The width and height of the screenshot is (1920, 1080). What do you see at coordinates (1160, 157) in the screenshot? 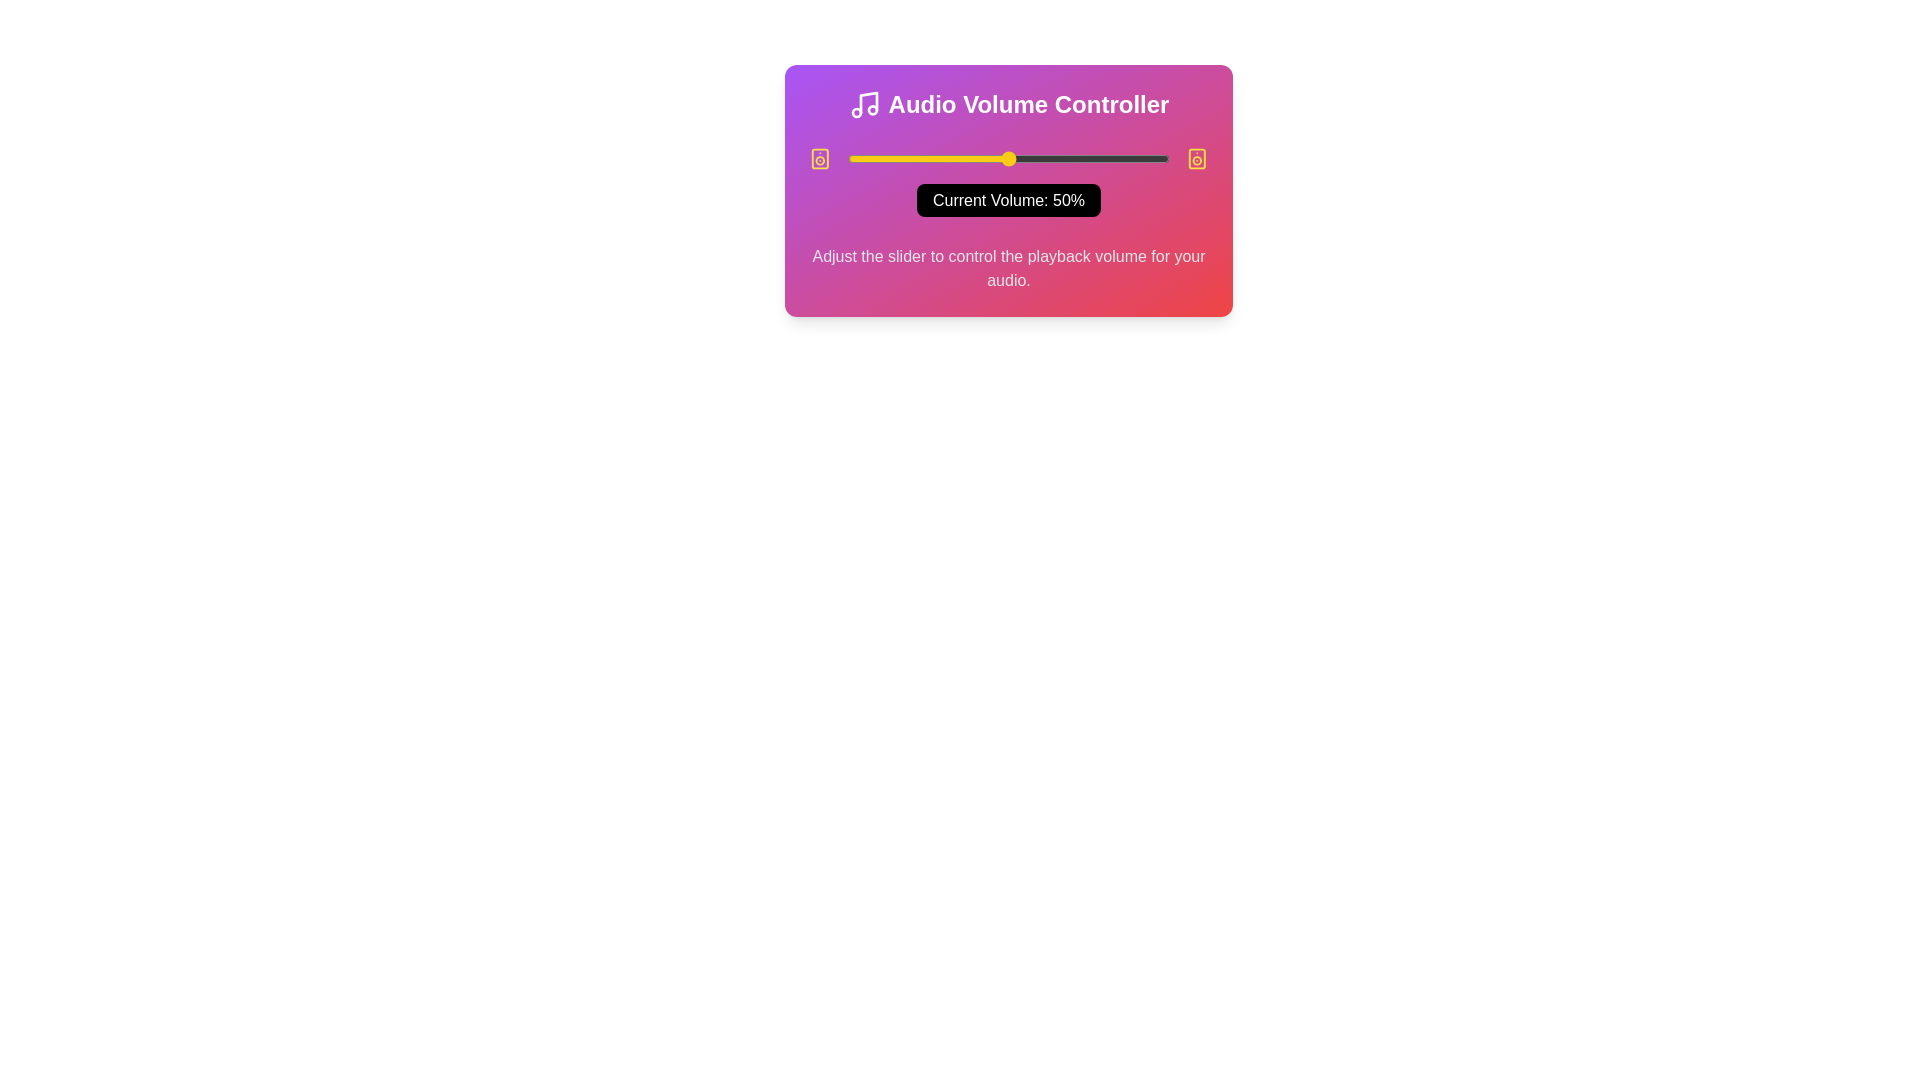
I see `the slider to set the volume to 97%` at bounding box center [1160, 157].